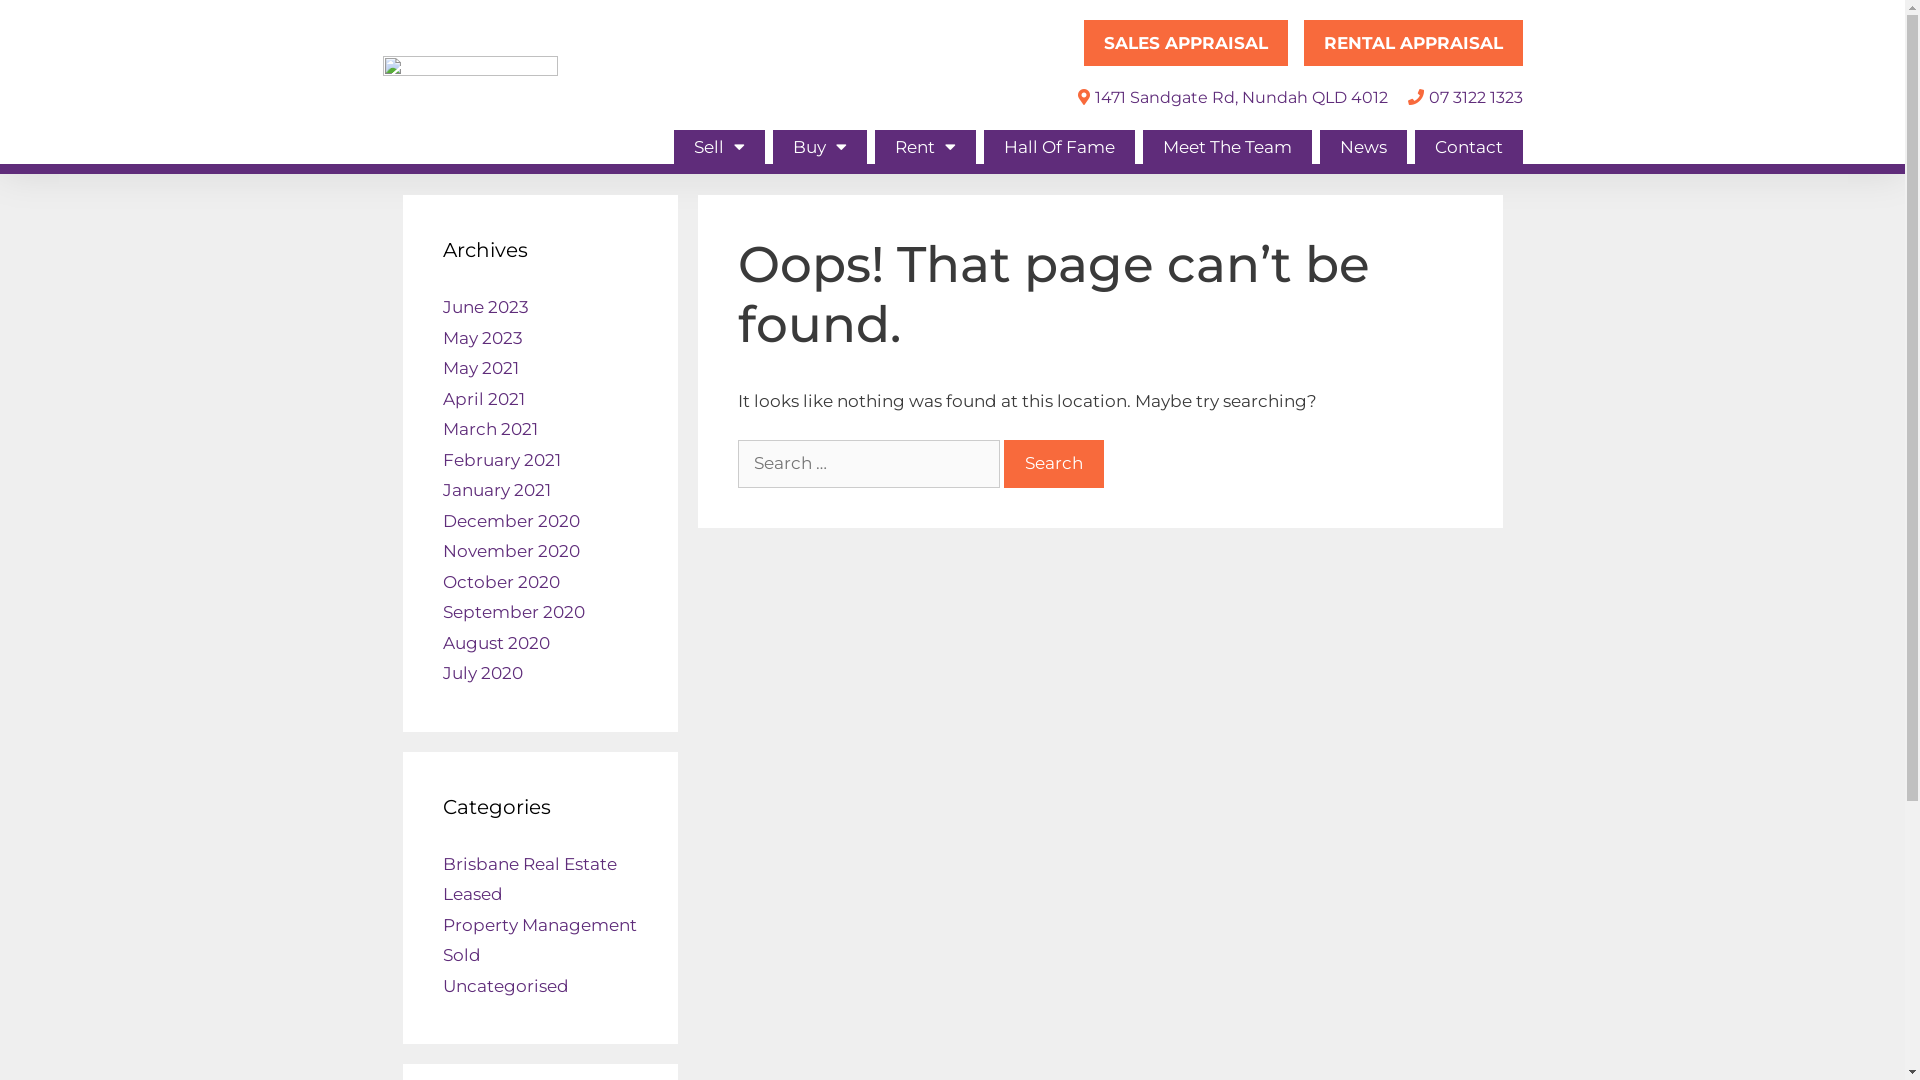 This screenshot has width=1920, height=1080. I want to click on 'May 2021', so click(480, 367).